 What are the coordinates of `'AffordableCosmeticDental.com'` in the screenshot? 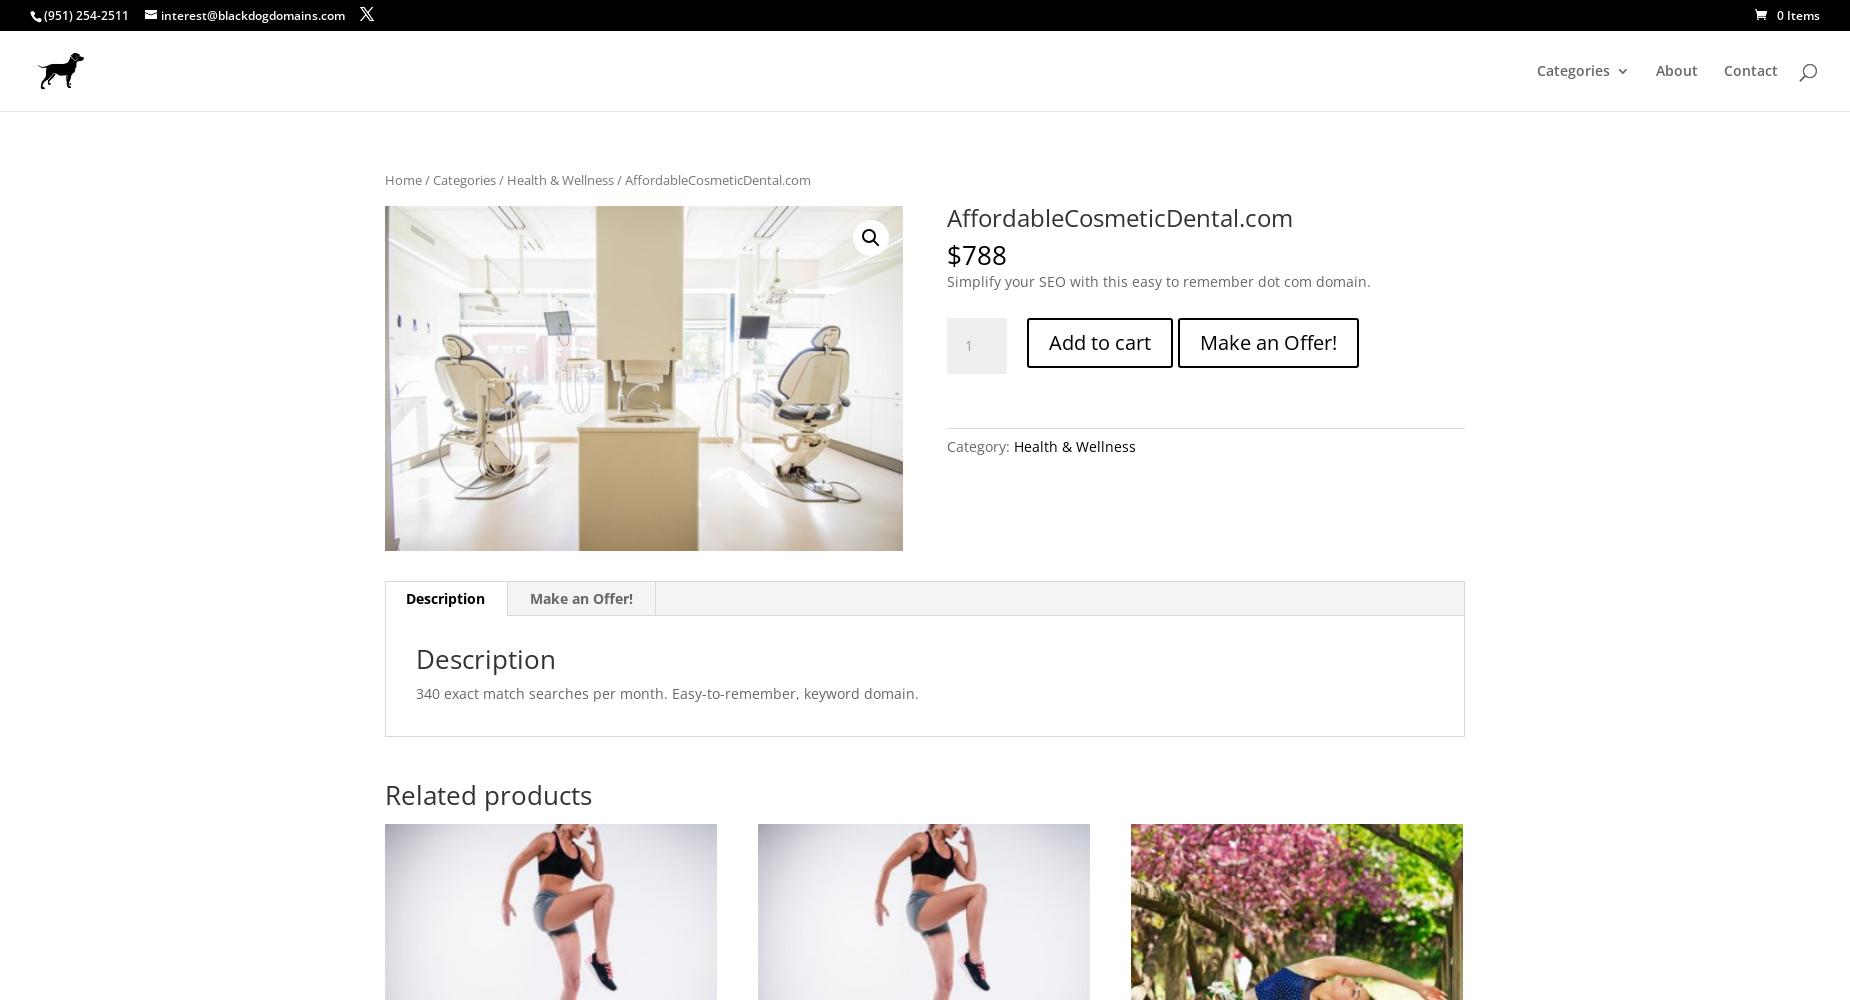 It's located at (945, 215).